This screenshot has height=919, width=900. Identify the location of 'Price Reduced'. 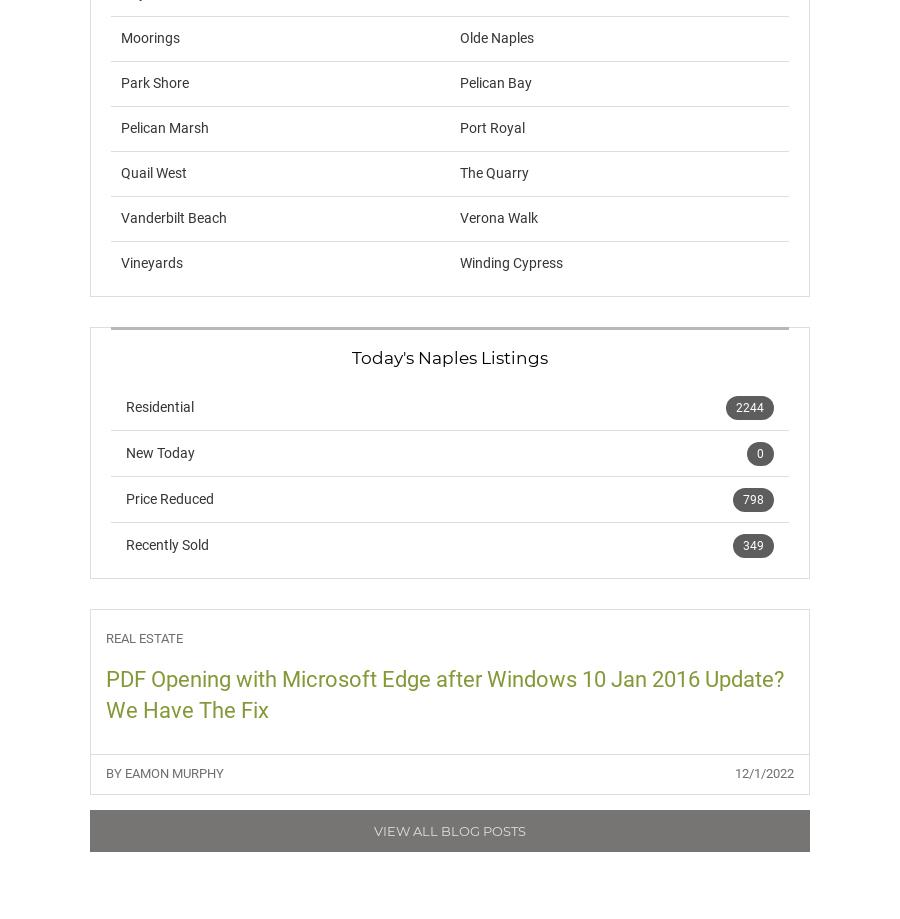
(126, 498).